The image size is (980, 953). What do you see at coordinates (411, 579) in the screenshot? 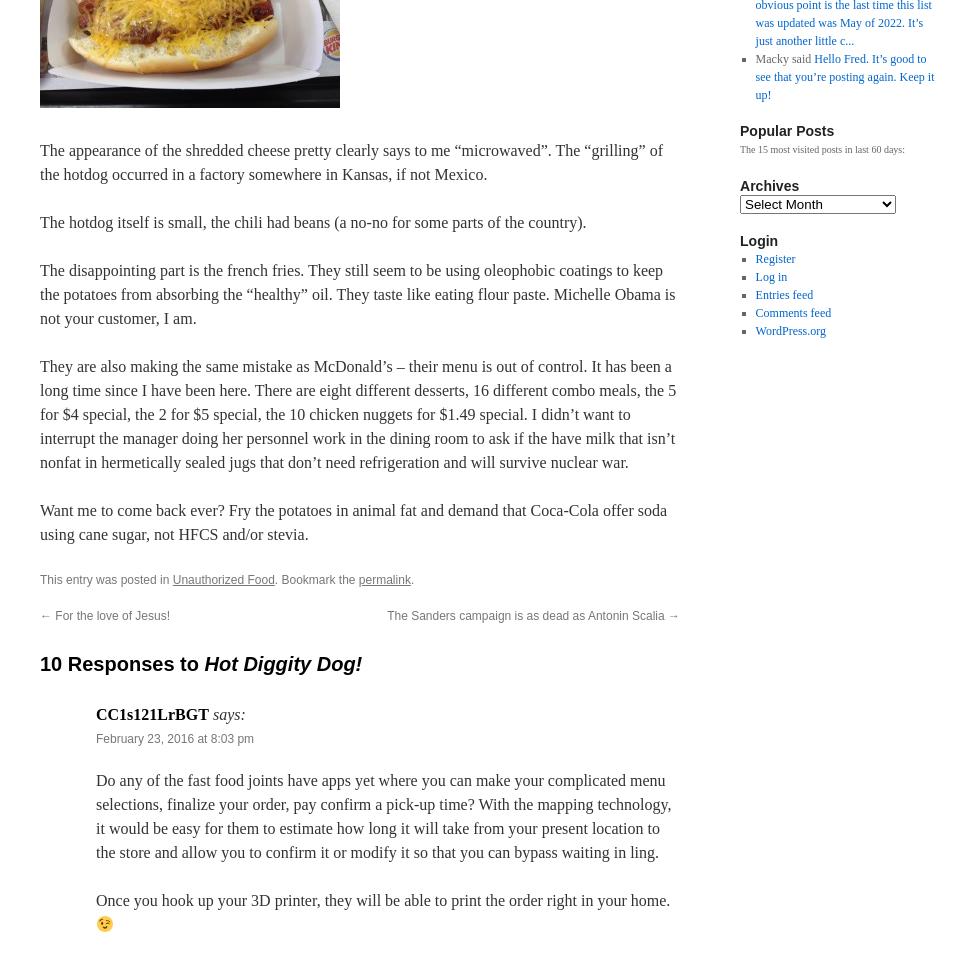
I see `'.'` at bounding box center [411, 579].